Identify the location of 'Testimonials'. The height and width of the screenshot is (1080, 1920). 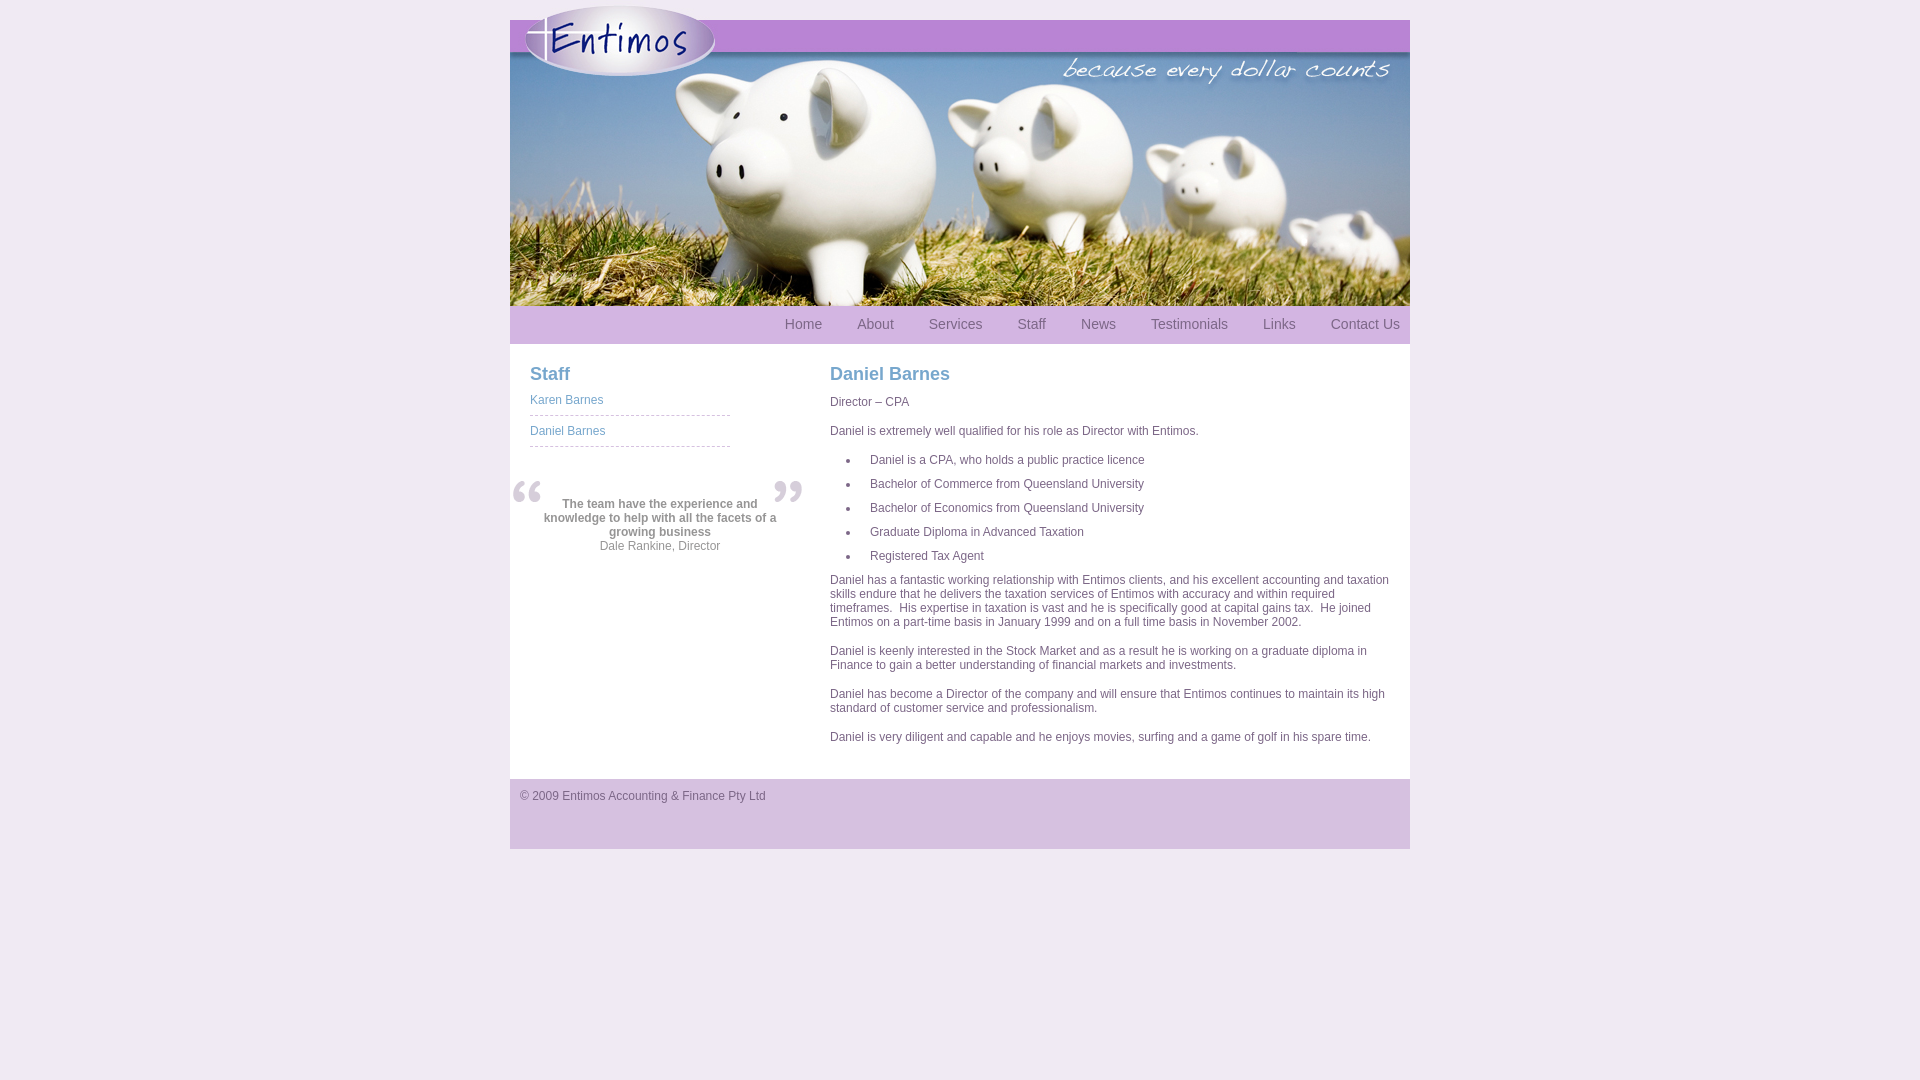
(1189, 323).